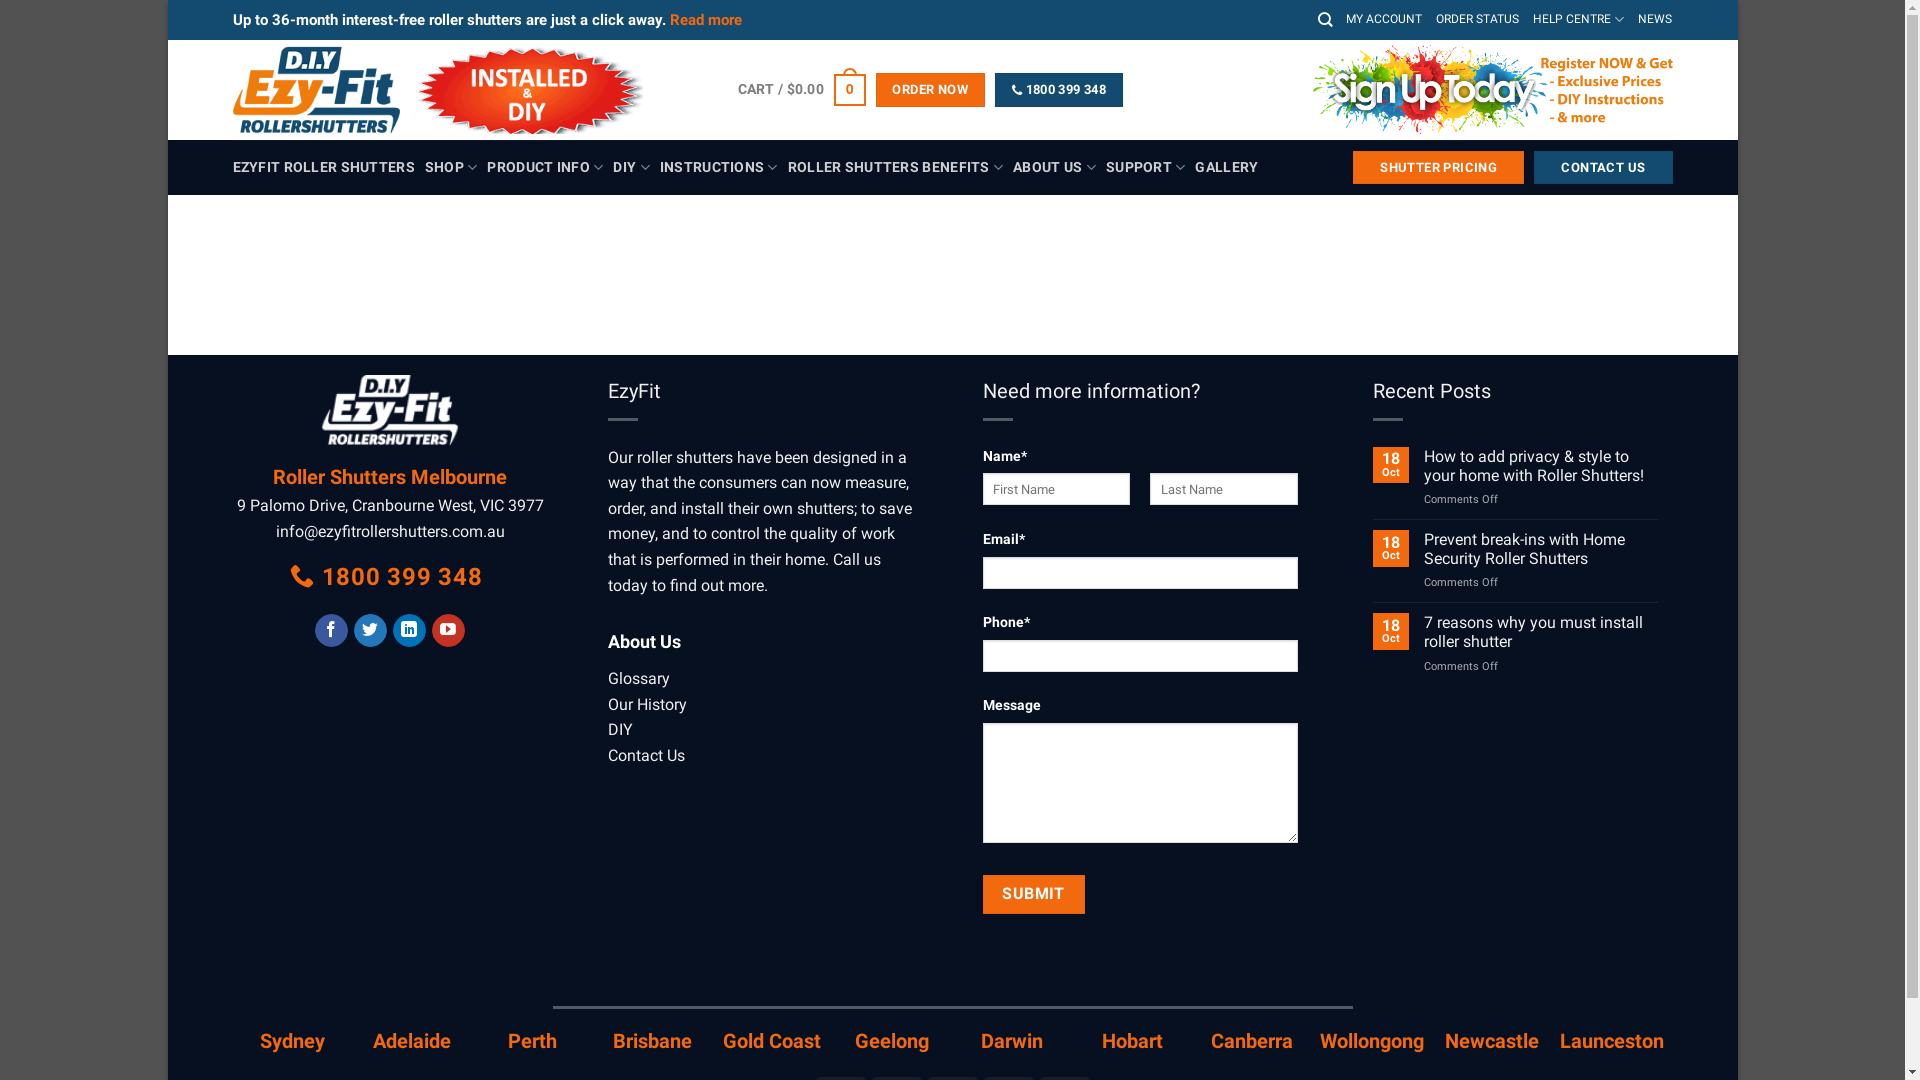 The image size is (1920, 1080). Describe the element at coordinates (607, 702) in the screenshot. I see `'Our History'` at that location.